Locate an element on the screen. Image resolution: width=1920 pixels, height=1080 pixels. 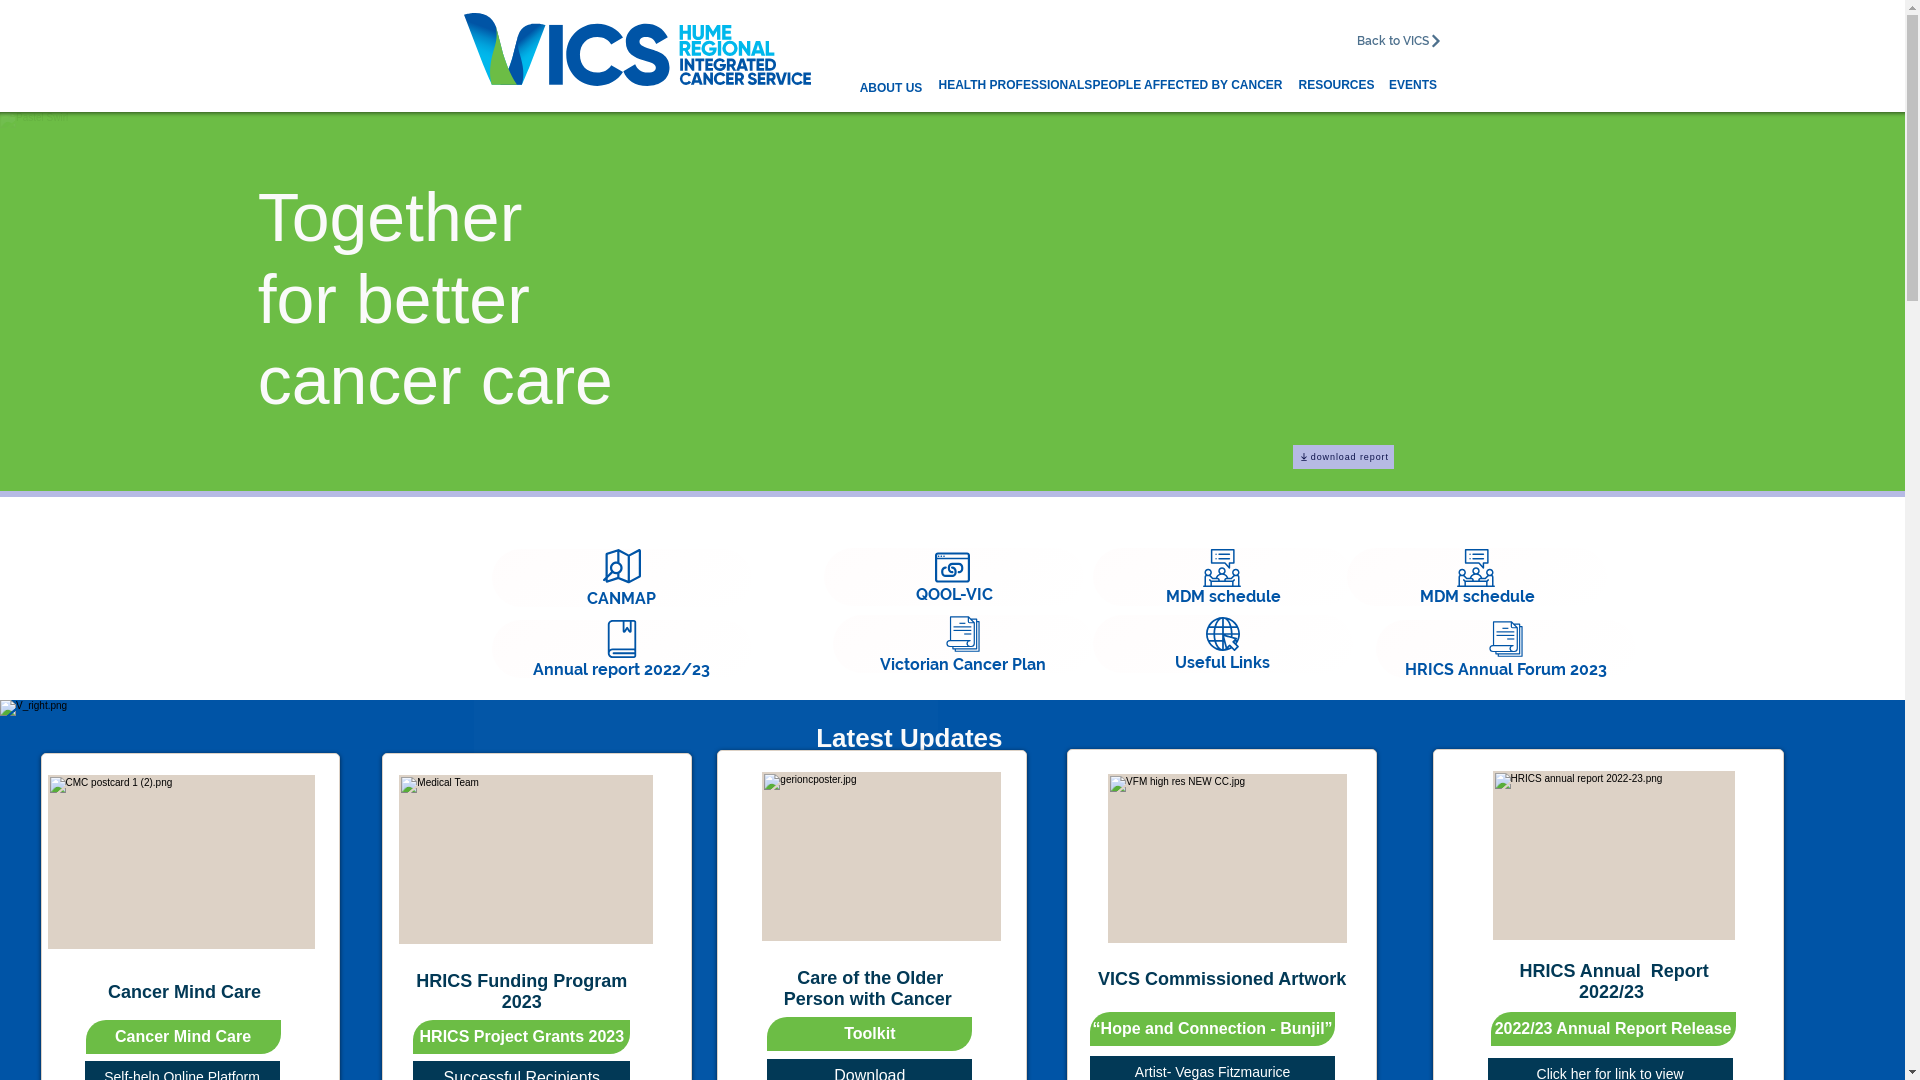
'Victorian Cancer Plan' is located at coordinates (961, 644).